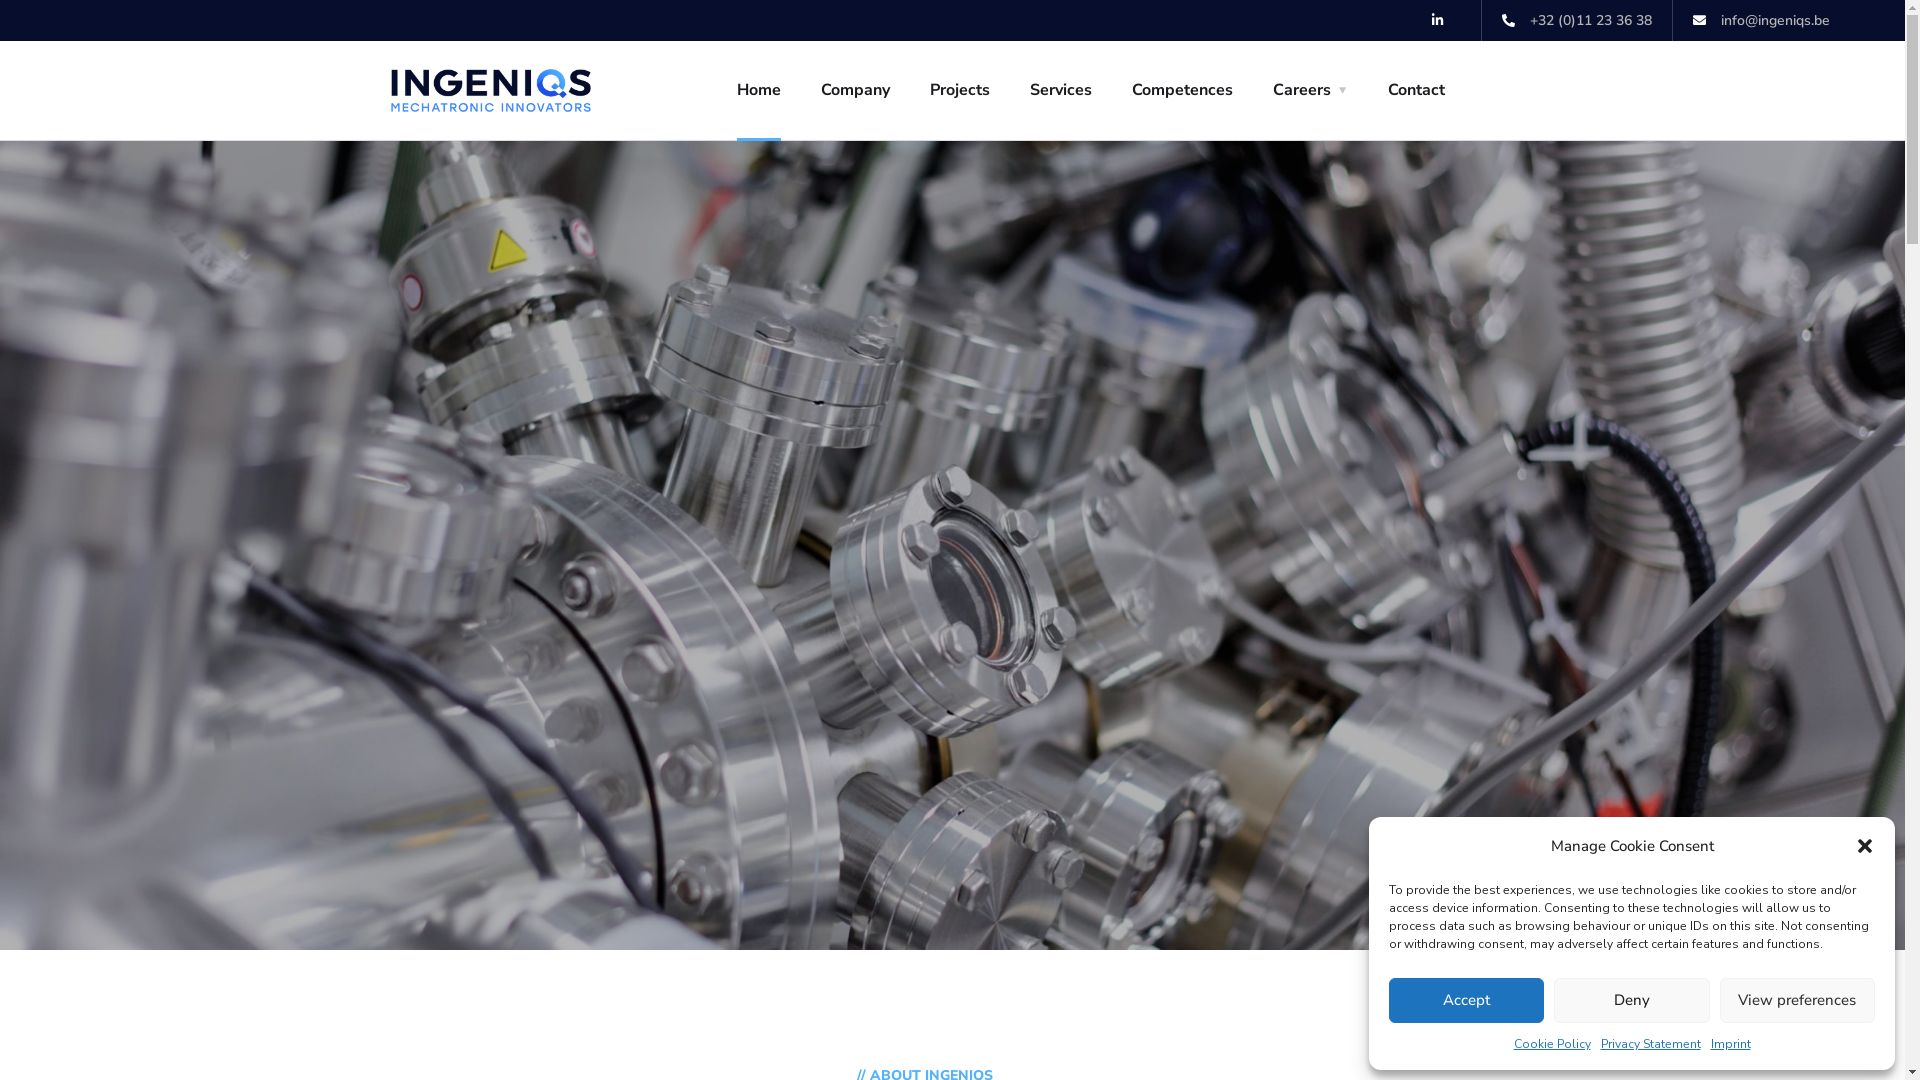  I want to click on 'Deny', so click(1631, 1000).